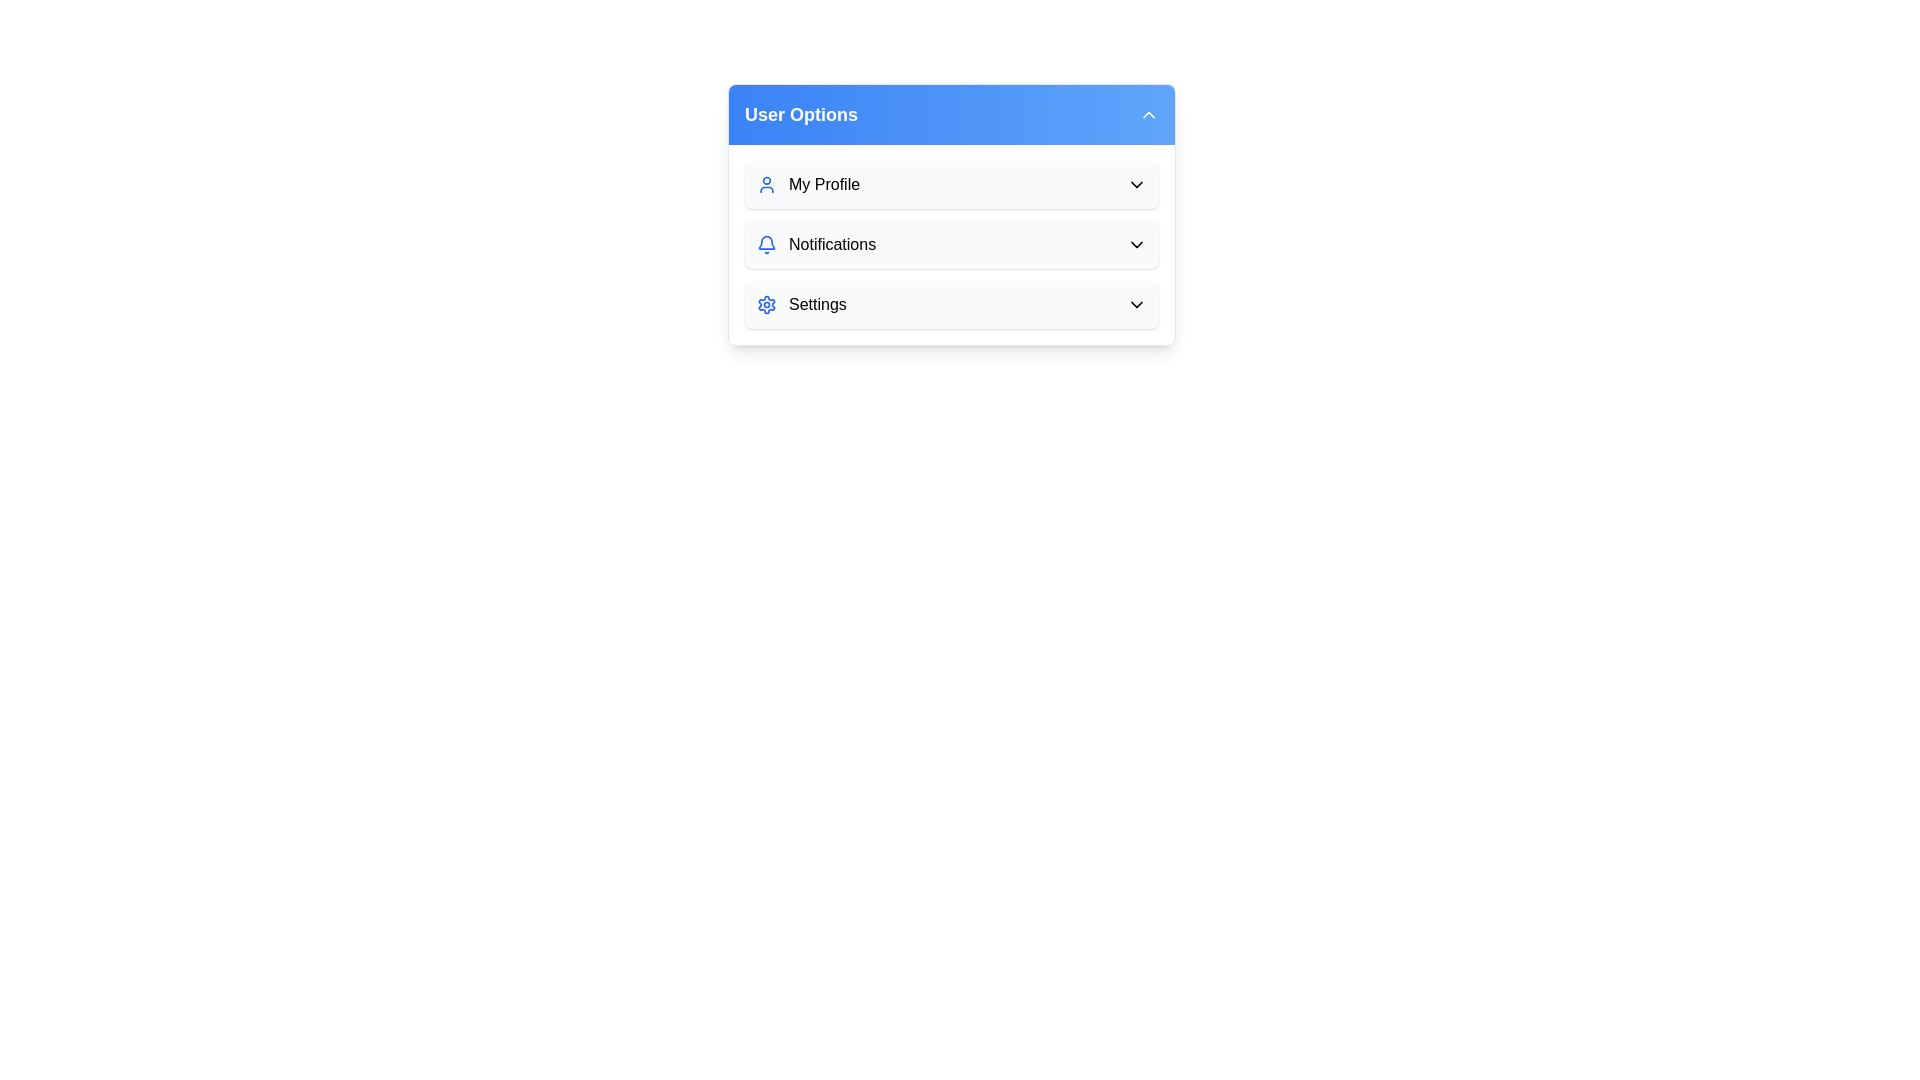 The width and height of the screenshot is (1920, 1080). What do you see at coordinates (1148, 115) in the screenshot?
I see `the toggle button located in the top-right corner of the blue header bar labeled 'User Options'` at bounding box center [1148, 115].